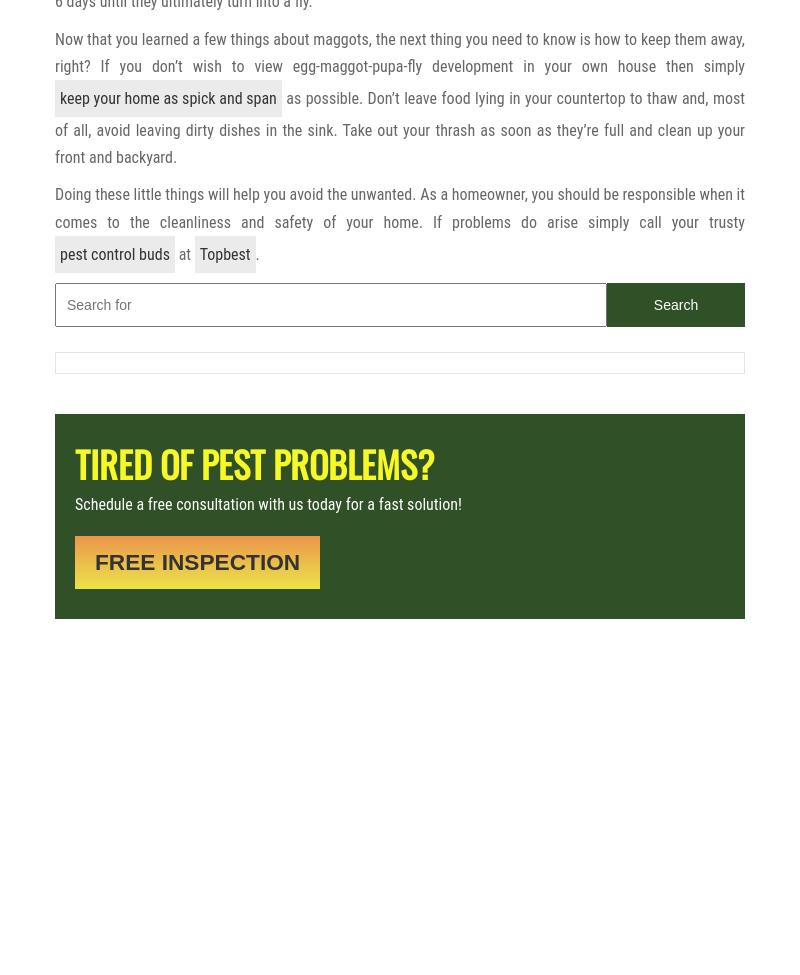  Describe the element at coordinates (253, 463) in the screenshot. I see `'TIRED OF PEST PROBLEMS?'` at that location.